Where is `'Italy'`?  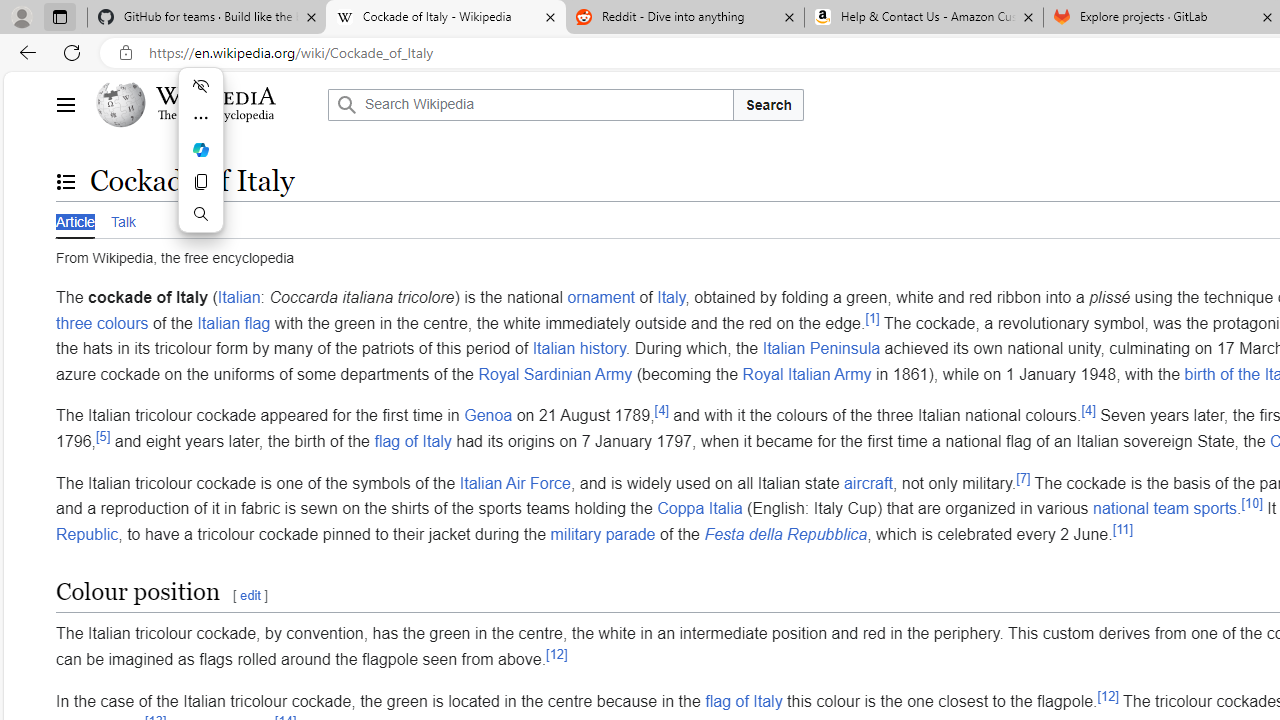
'Italy' is located at coordinates (671, 297).